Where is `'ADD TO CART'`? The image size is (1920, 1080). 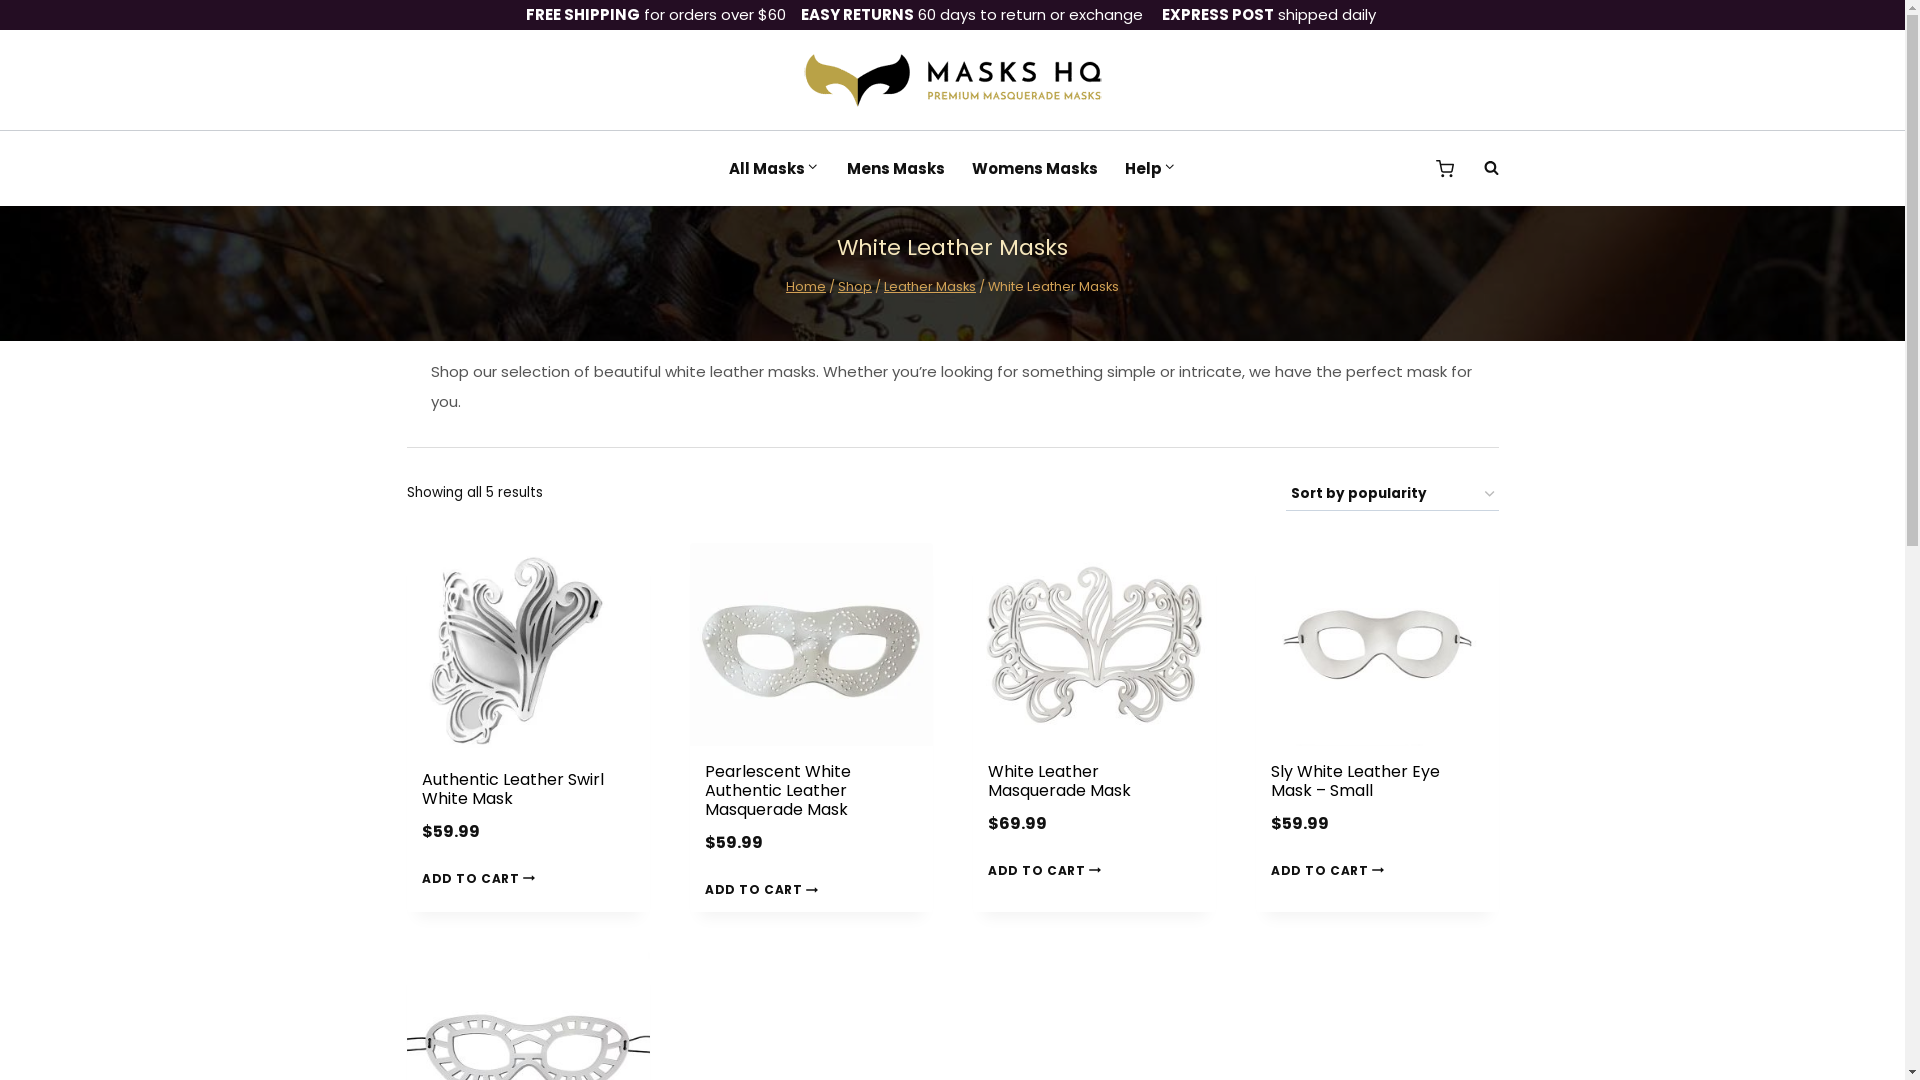 'ADD TO CART' is located at coordinates (763, 888).